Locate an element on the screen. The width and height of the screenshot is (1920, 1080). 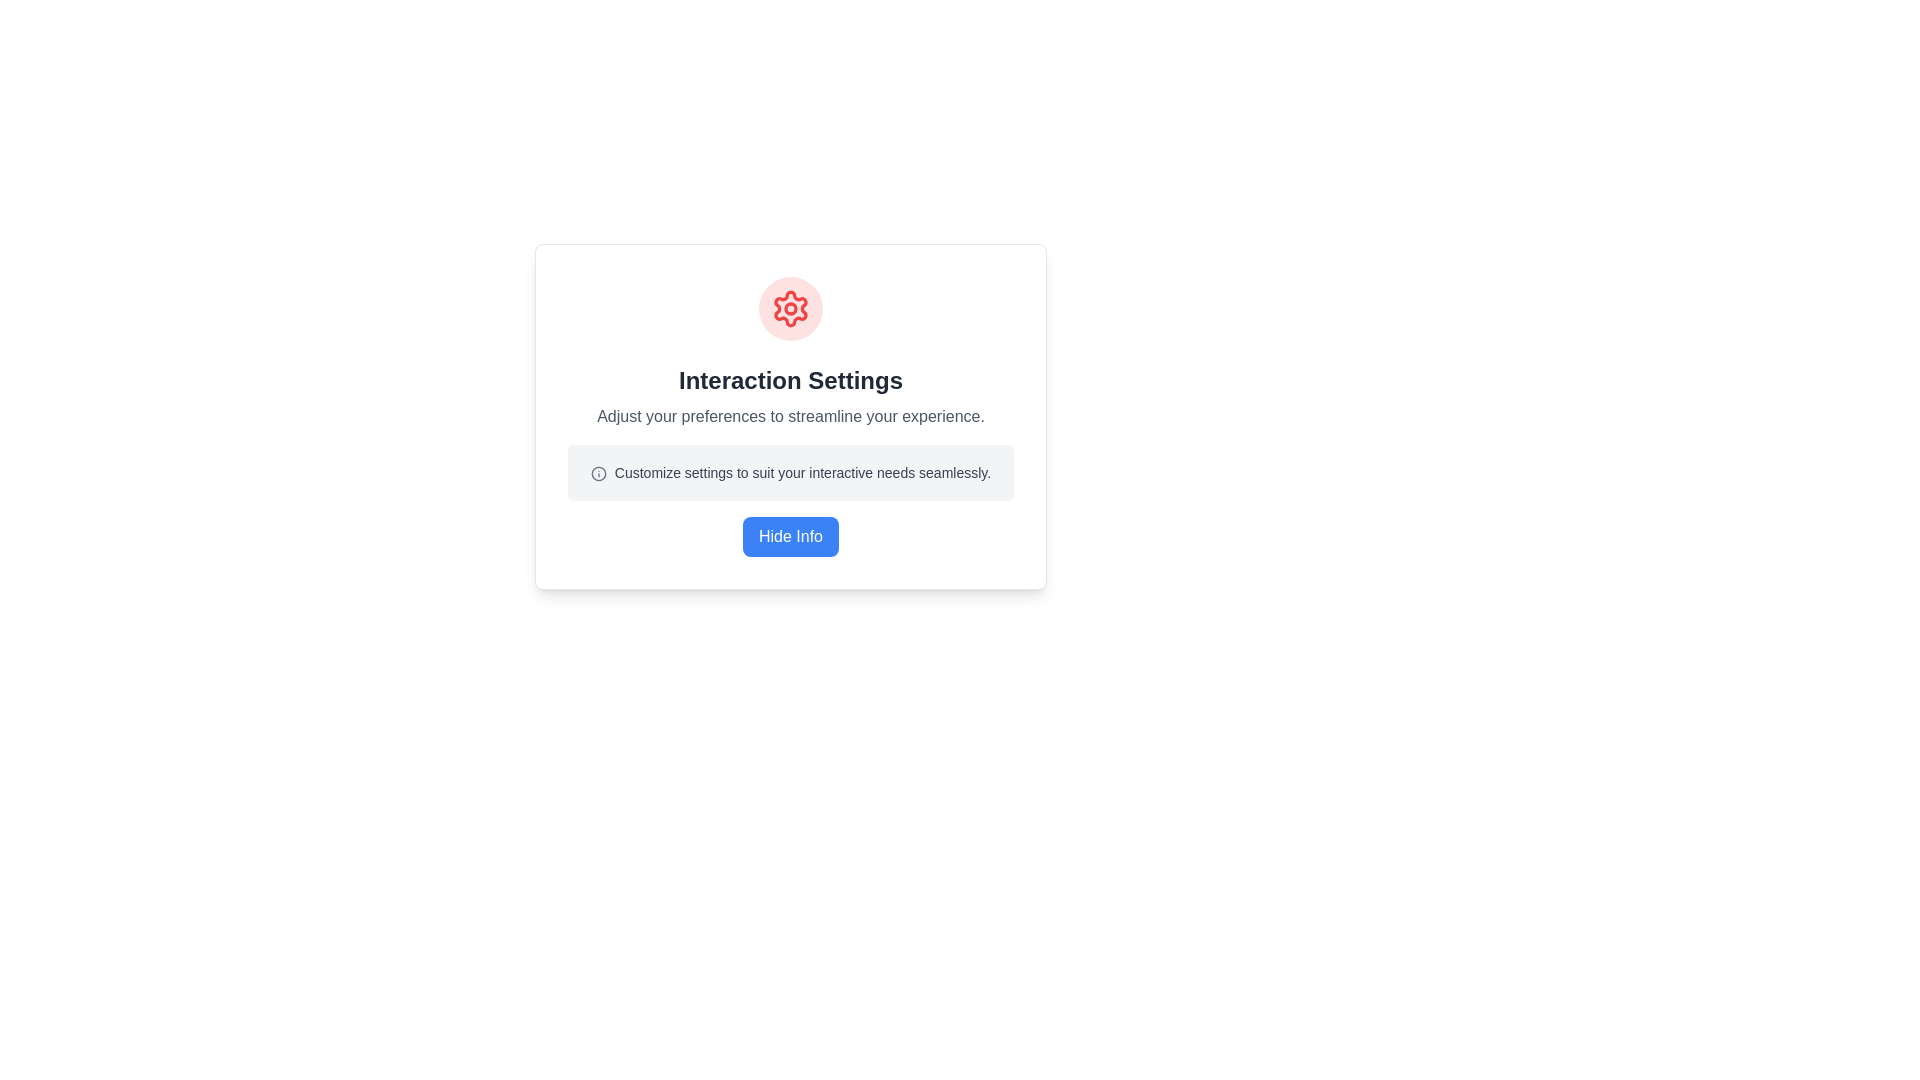
the outer circular shape of the SVG icon located near the text 'Interaction Settings' by clicking on it is located at coordinates (597, 473).